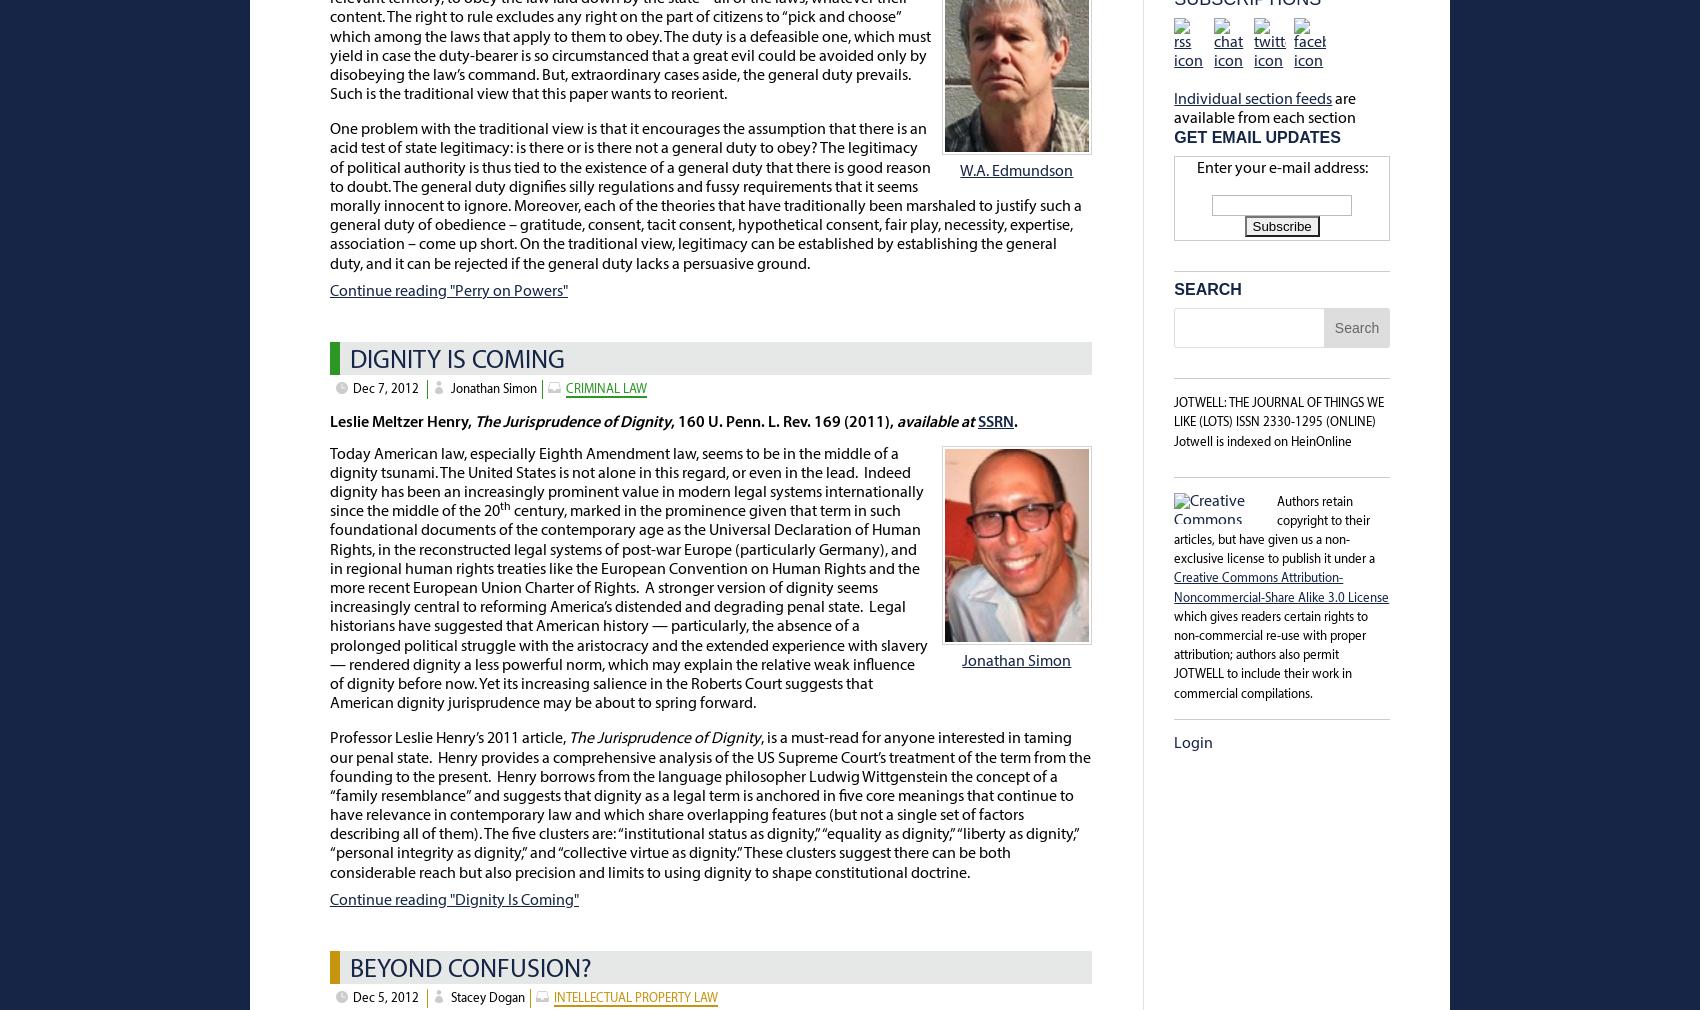  Describe the element at coordinates (625, 482) in the screenshot. I see `'Today American law, especially Eighth Amendment law, seems to be in the middle of a dignity tsunami. The United States is not alone in this regard, or even in the lead.  Indeed dignity has been an increasingly prominent value in modern legal systems internationally since the middle of the 20'` at that location.